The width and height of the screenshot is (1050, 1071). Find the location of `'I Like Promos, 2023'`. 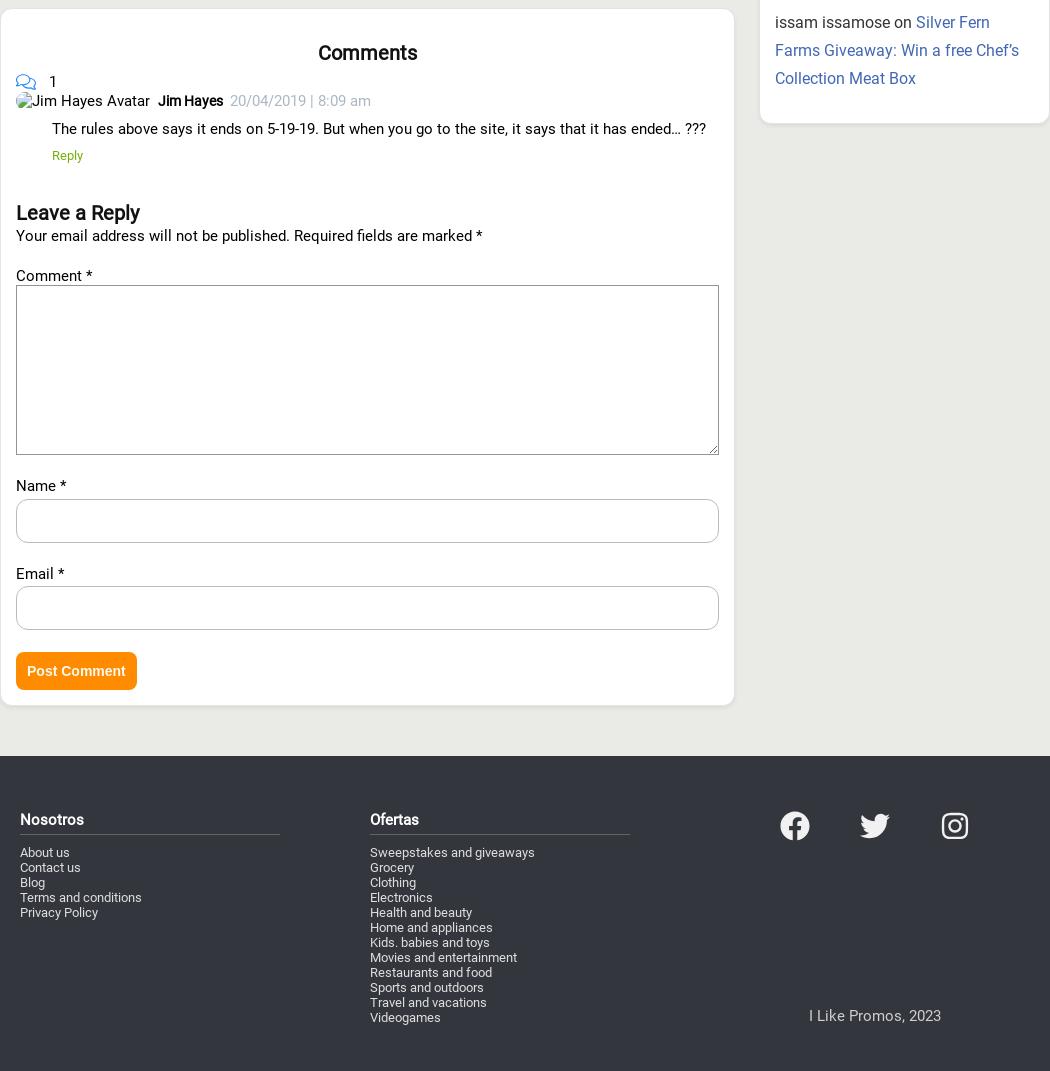

'I Like Promos, 2023' is located at coordinates (873, 907).